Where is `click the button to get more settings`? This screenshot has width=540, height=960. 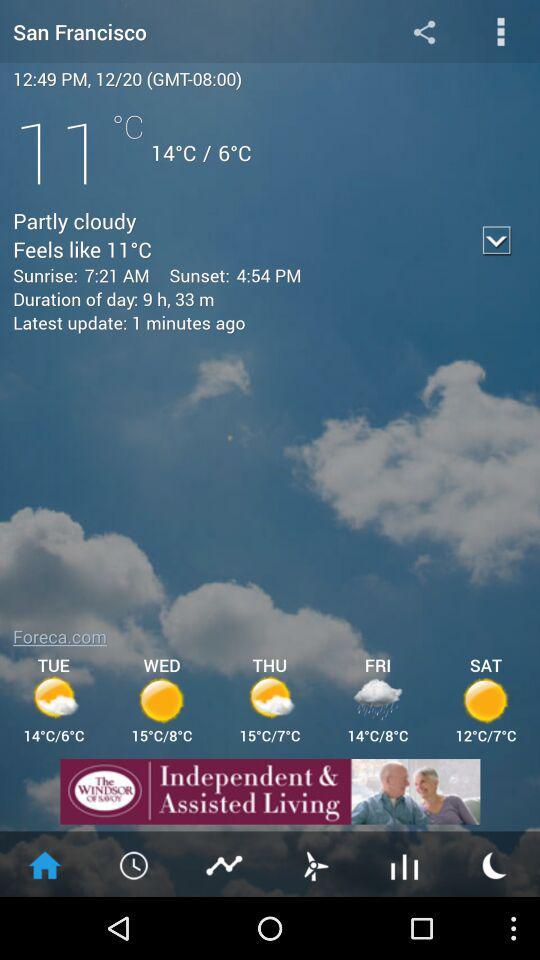 click the button to get more settings is located at coordinates (500, 30).